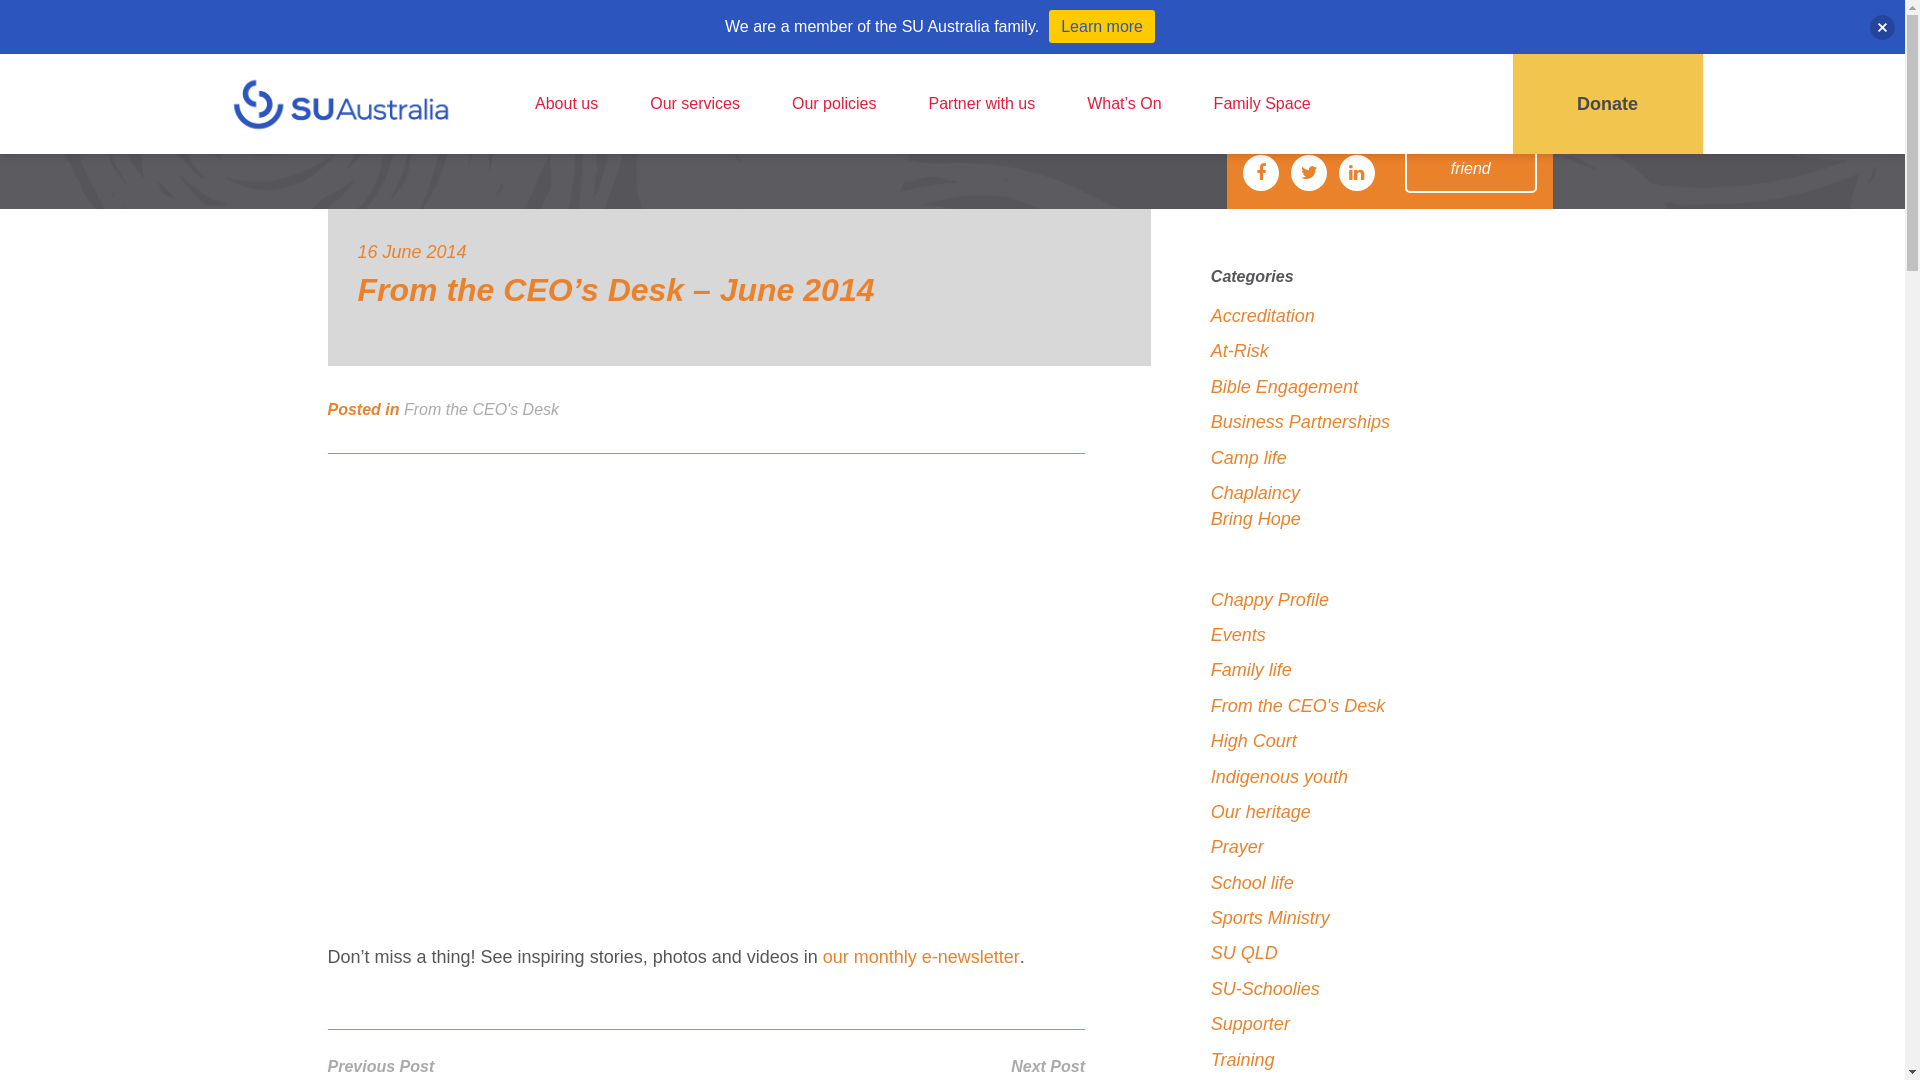 The height and width of the screenshot is (1080, 1920). Describe the element at coordinates (1261, 104) in the screenshot. I see `'Family Space'` at that location.